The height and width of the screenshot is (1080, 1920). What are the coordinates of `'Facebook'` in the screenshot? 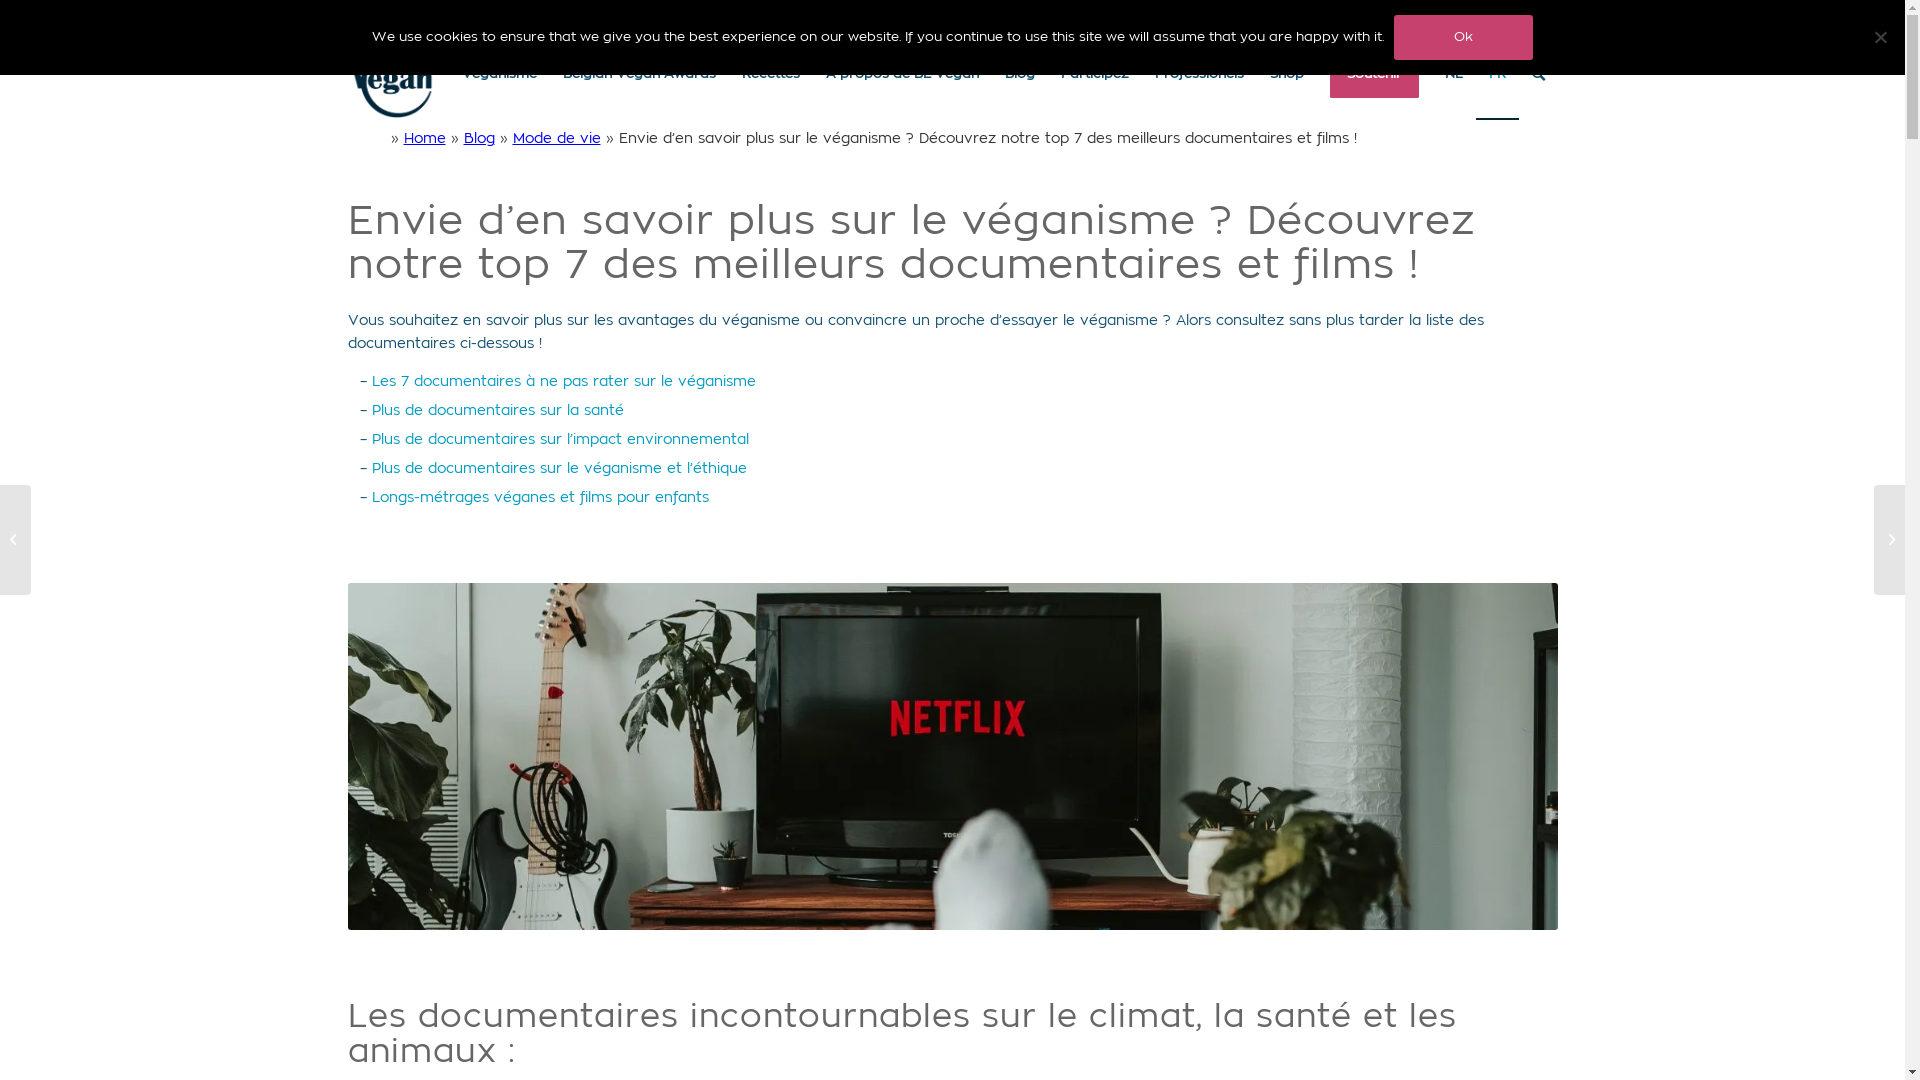 It's located at (1512, 15).